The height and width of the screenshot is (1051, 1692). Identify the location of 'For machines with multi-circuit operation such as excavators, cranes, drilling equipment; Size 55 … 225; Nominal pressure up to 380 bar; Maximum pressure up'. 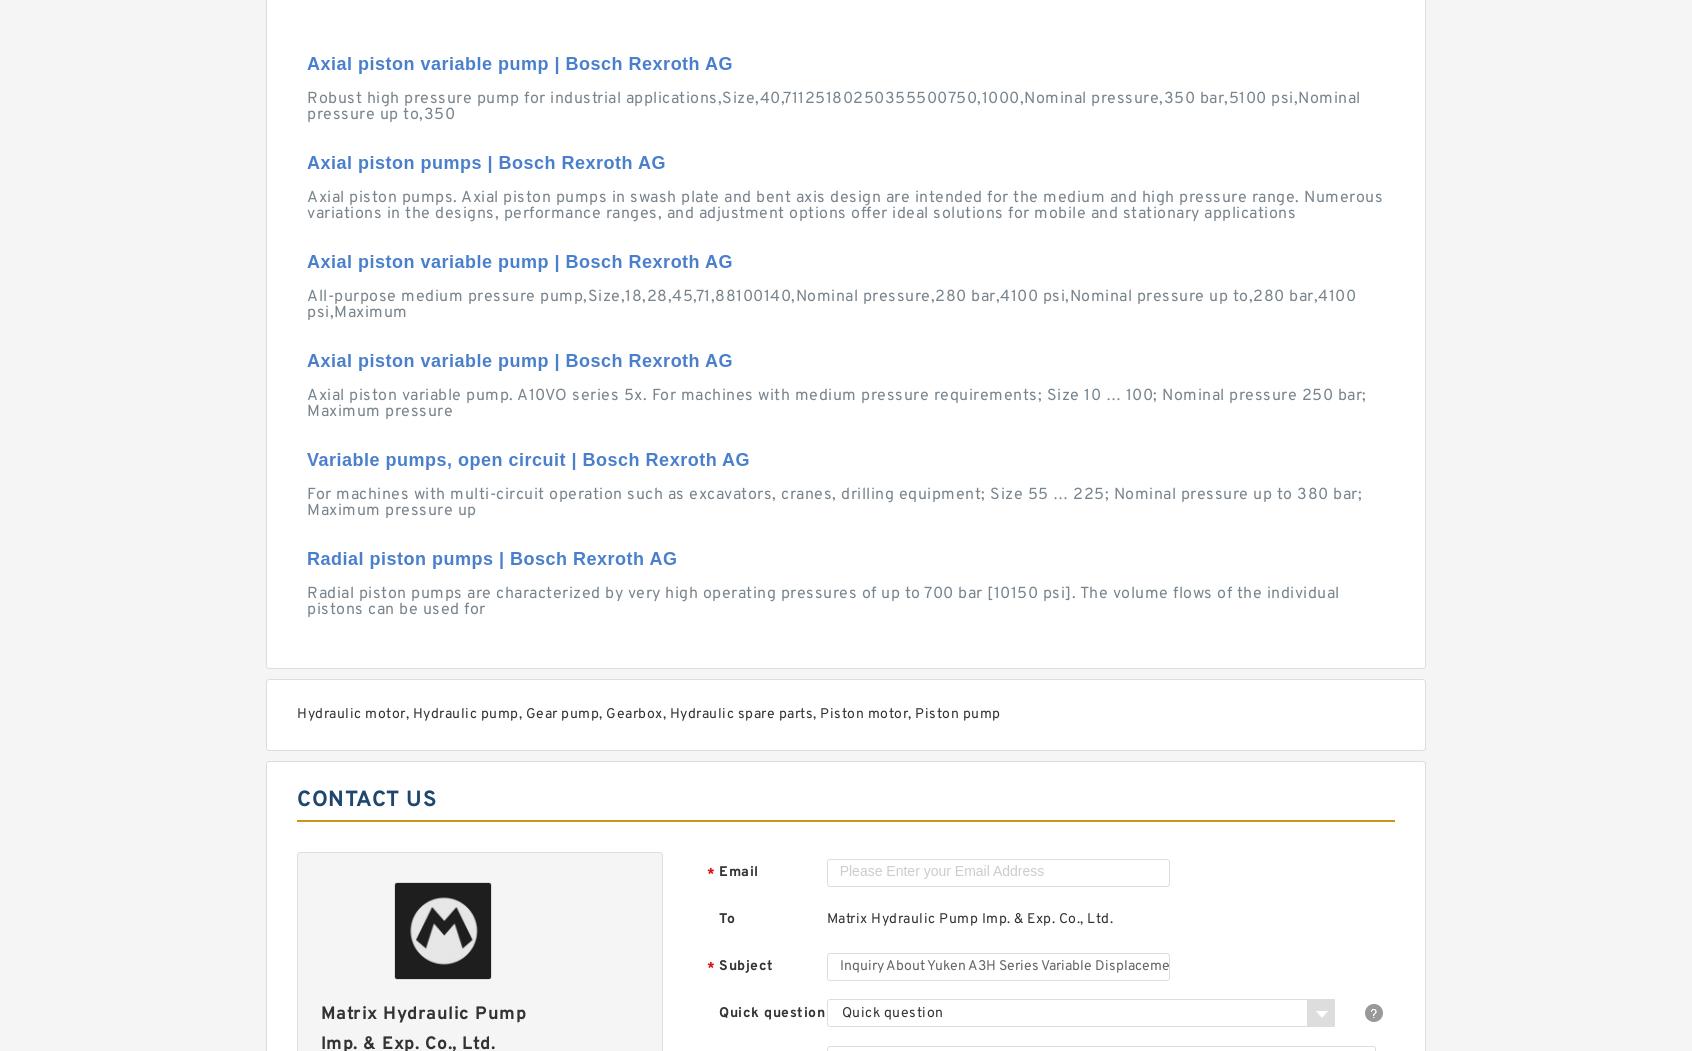
(305, 503).